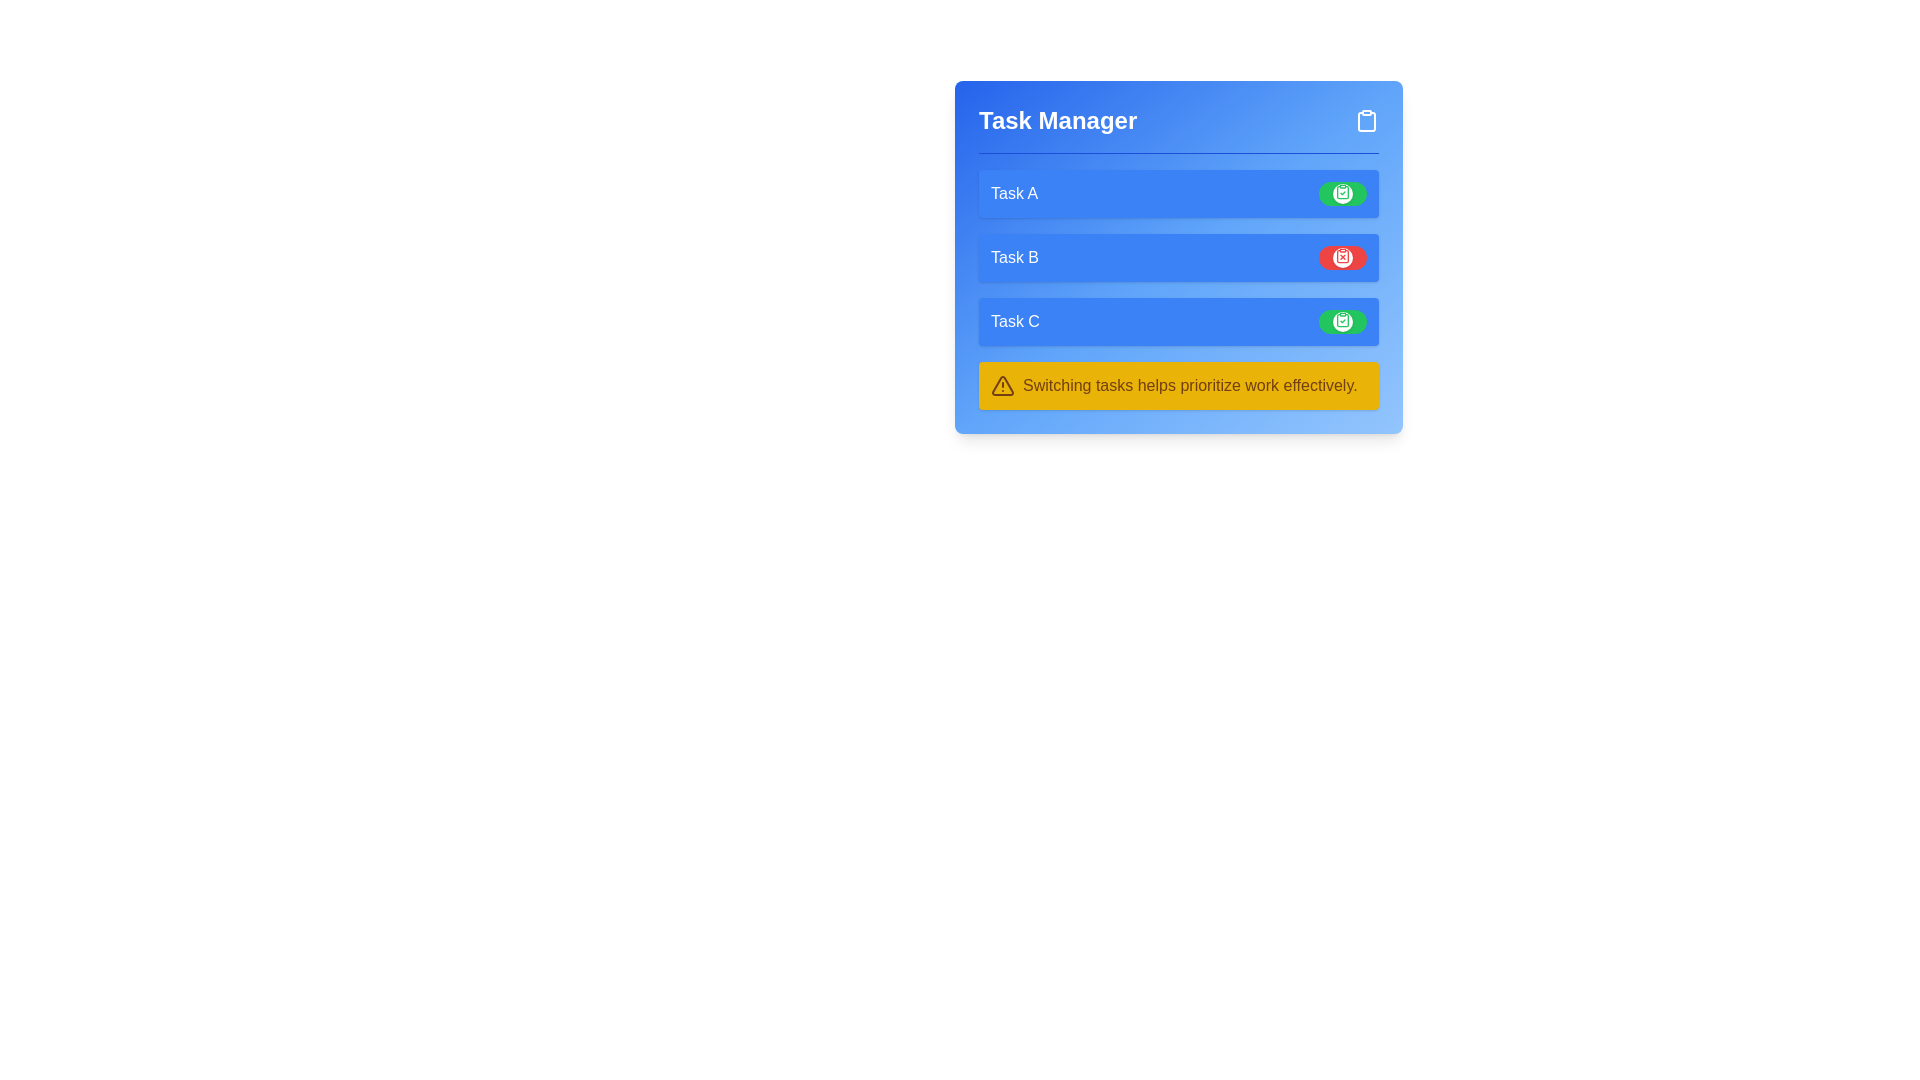  What do you see at coordinates (1179, 320) in the screenshot?
I see `the third task item row with a toggle button located below 'Task A' and 'Task B'` at bounding box center [1179, 320].